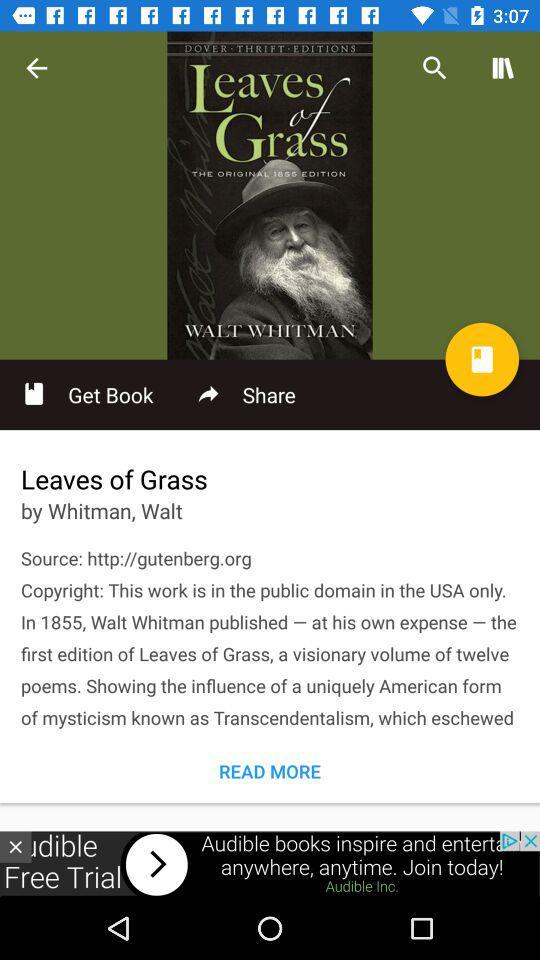 The height and width of the screenshot is (960, 540). Describe the element at coordinates (481, 359) in the screenshot. I see `the bookmark icon` at that location.